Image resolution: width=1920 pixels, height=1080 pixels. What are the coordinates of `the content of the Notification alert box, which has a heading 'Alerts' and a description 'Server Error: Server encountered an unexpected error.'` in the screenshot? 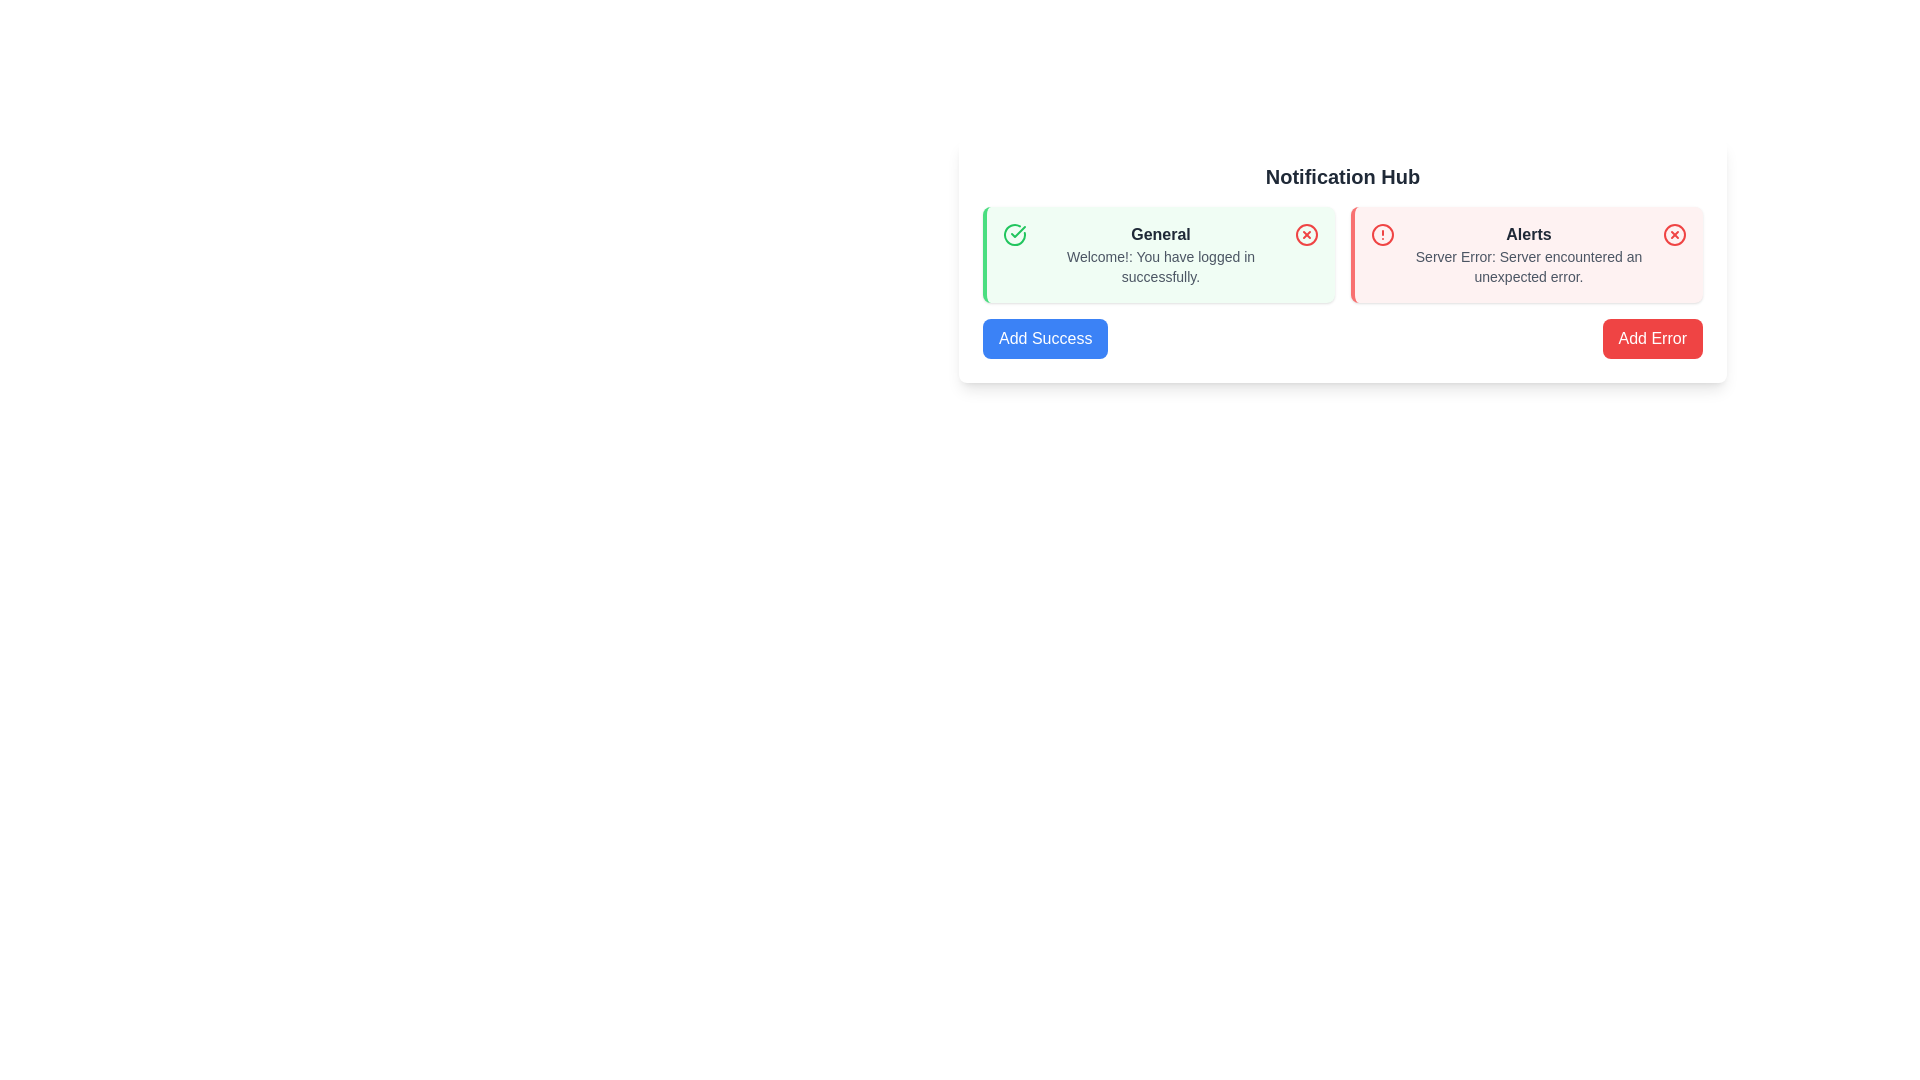 It's located at (1528, 253).